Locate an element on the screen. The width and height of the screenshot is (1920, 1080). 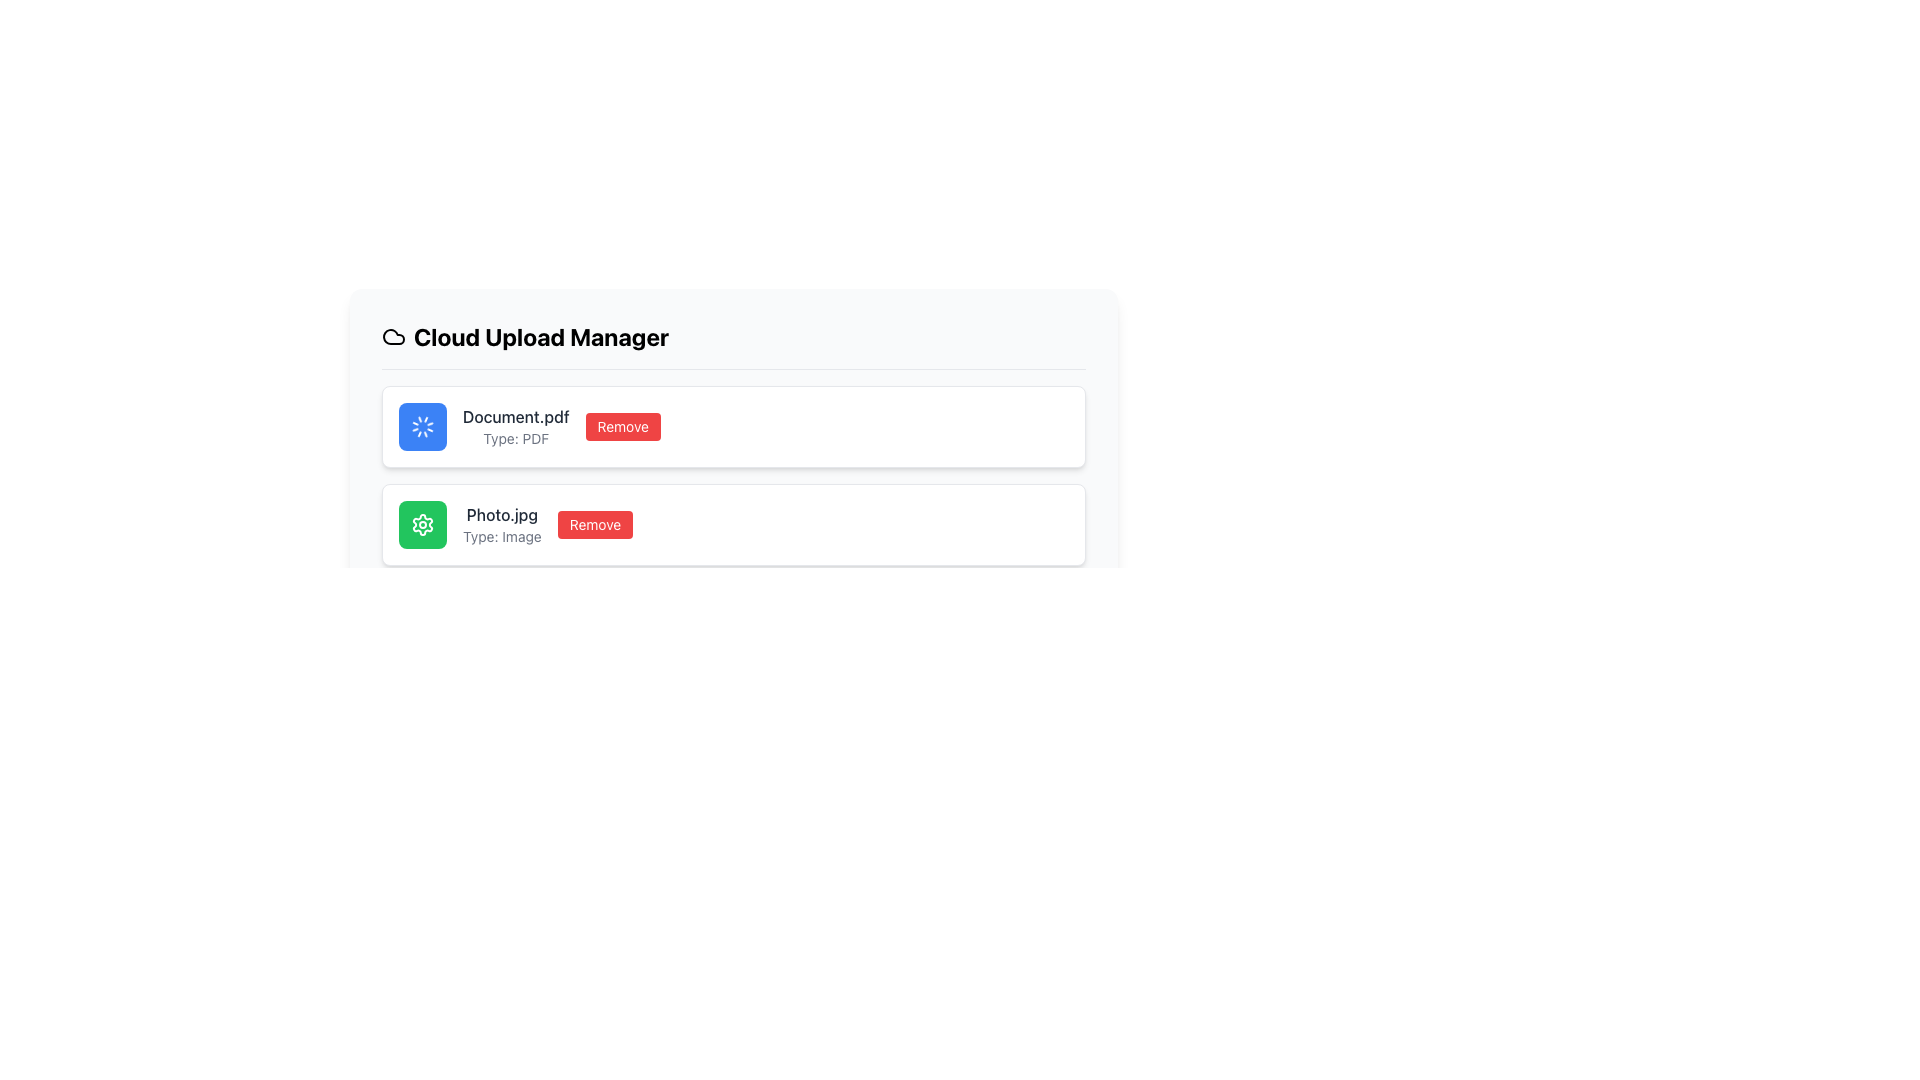
the red 'Remove' button with rounded edges located to the right of 'Photo.jpg' in the second file item entry of the 'Cloud Upload Manager' is located at coordinates (594, 523).